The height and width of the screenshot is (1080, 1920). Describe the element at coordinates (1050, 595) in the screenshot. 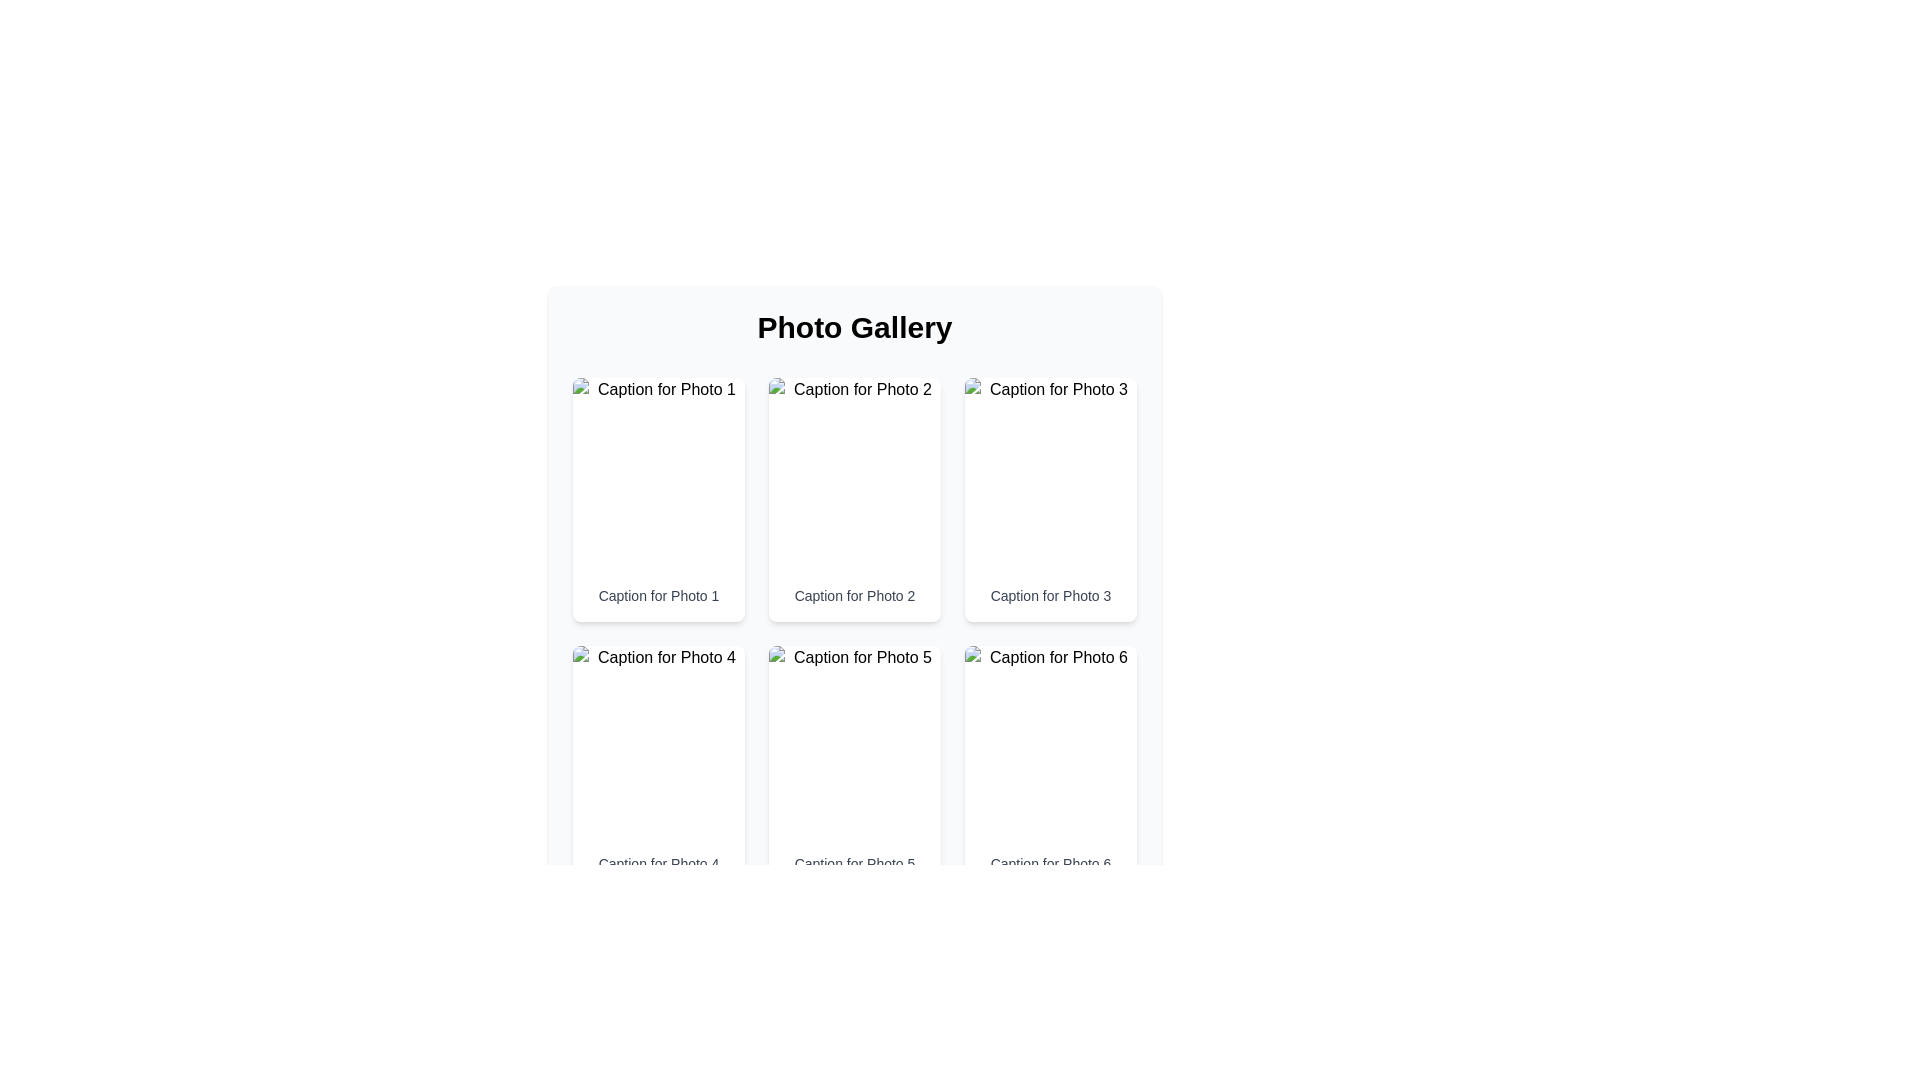

I see `the text caption element located at the bottom of the third card in the top row of the photo gallery layout, which provides additional information about the image above it` at that location.